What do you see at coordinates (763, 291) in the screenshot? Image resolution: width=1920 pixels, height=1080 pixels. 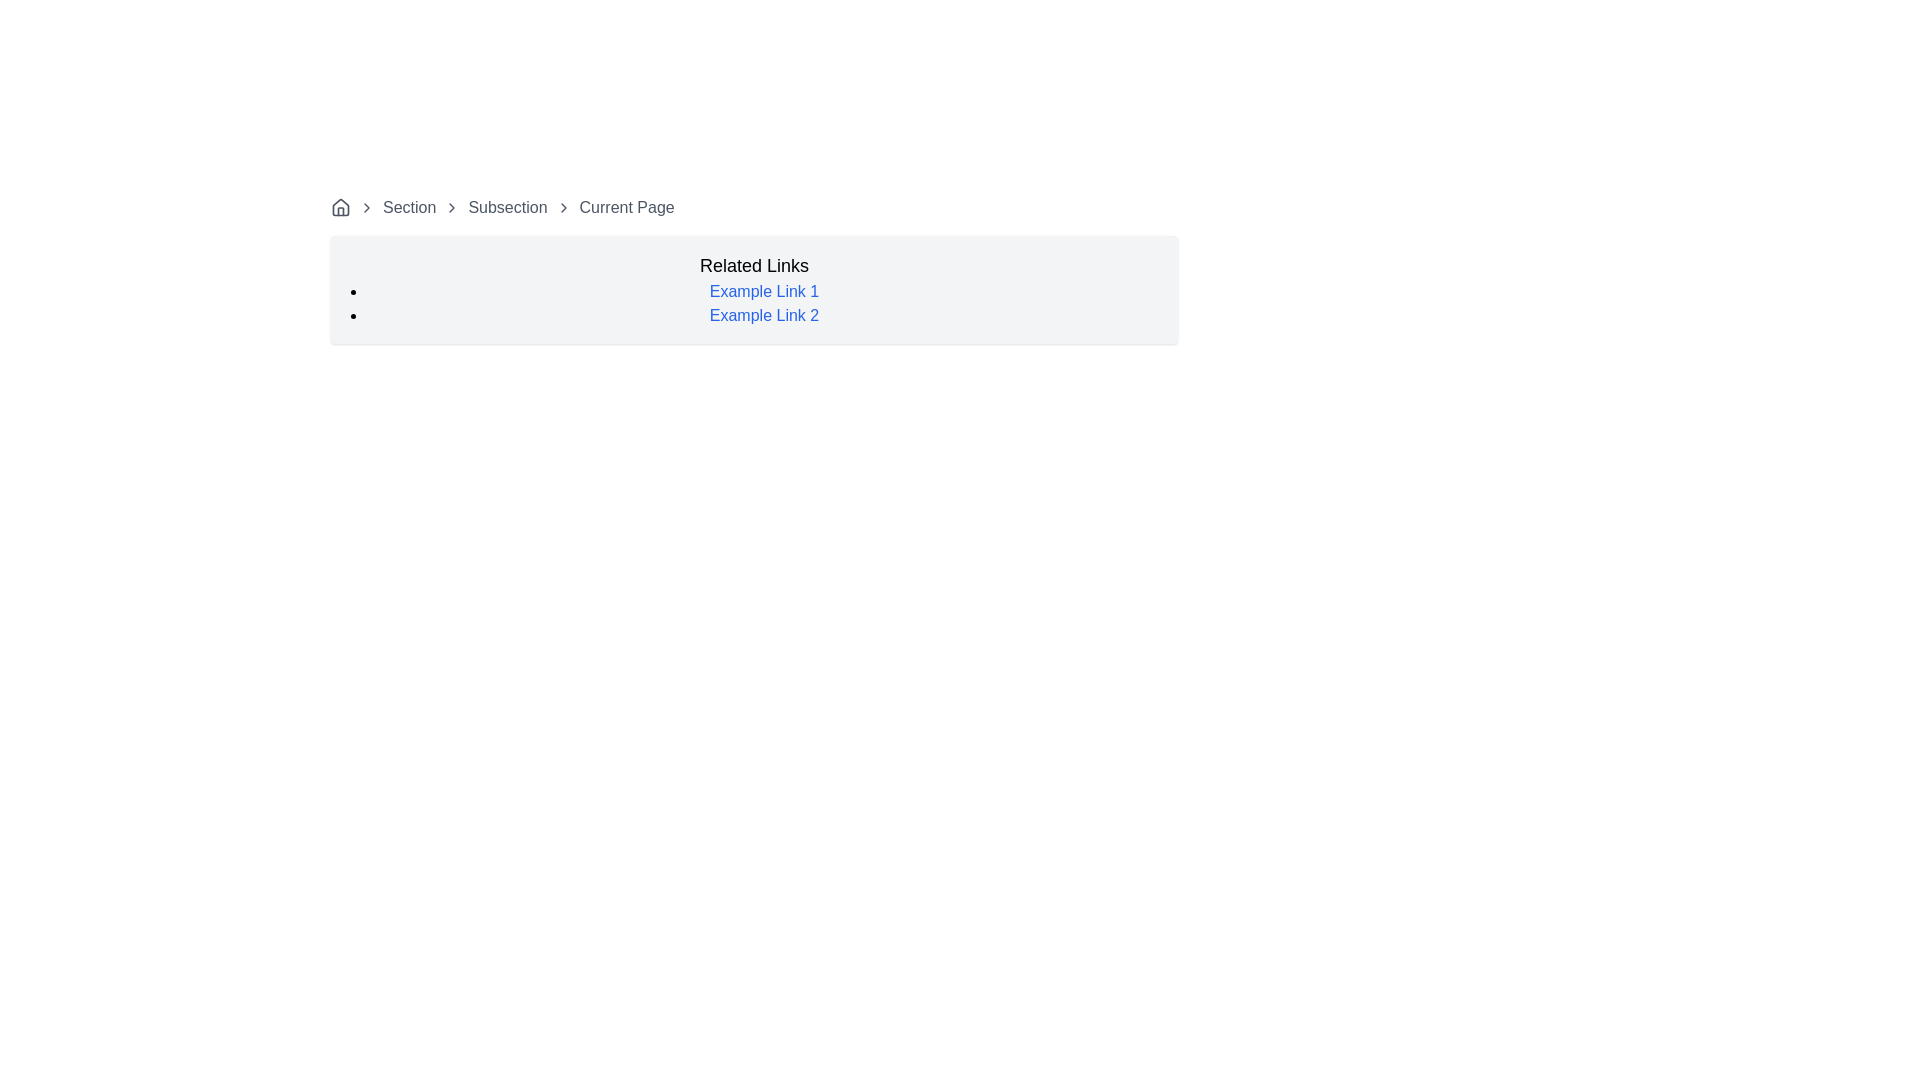 I see `the first hyperlink labeled 'Example Link 1', which is displayed in blue text and underlined` at bounding box center [763, 291].